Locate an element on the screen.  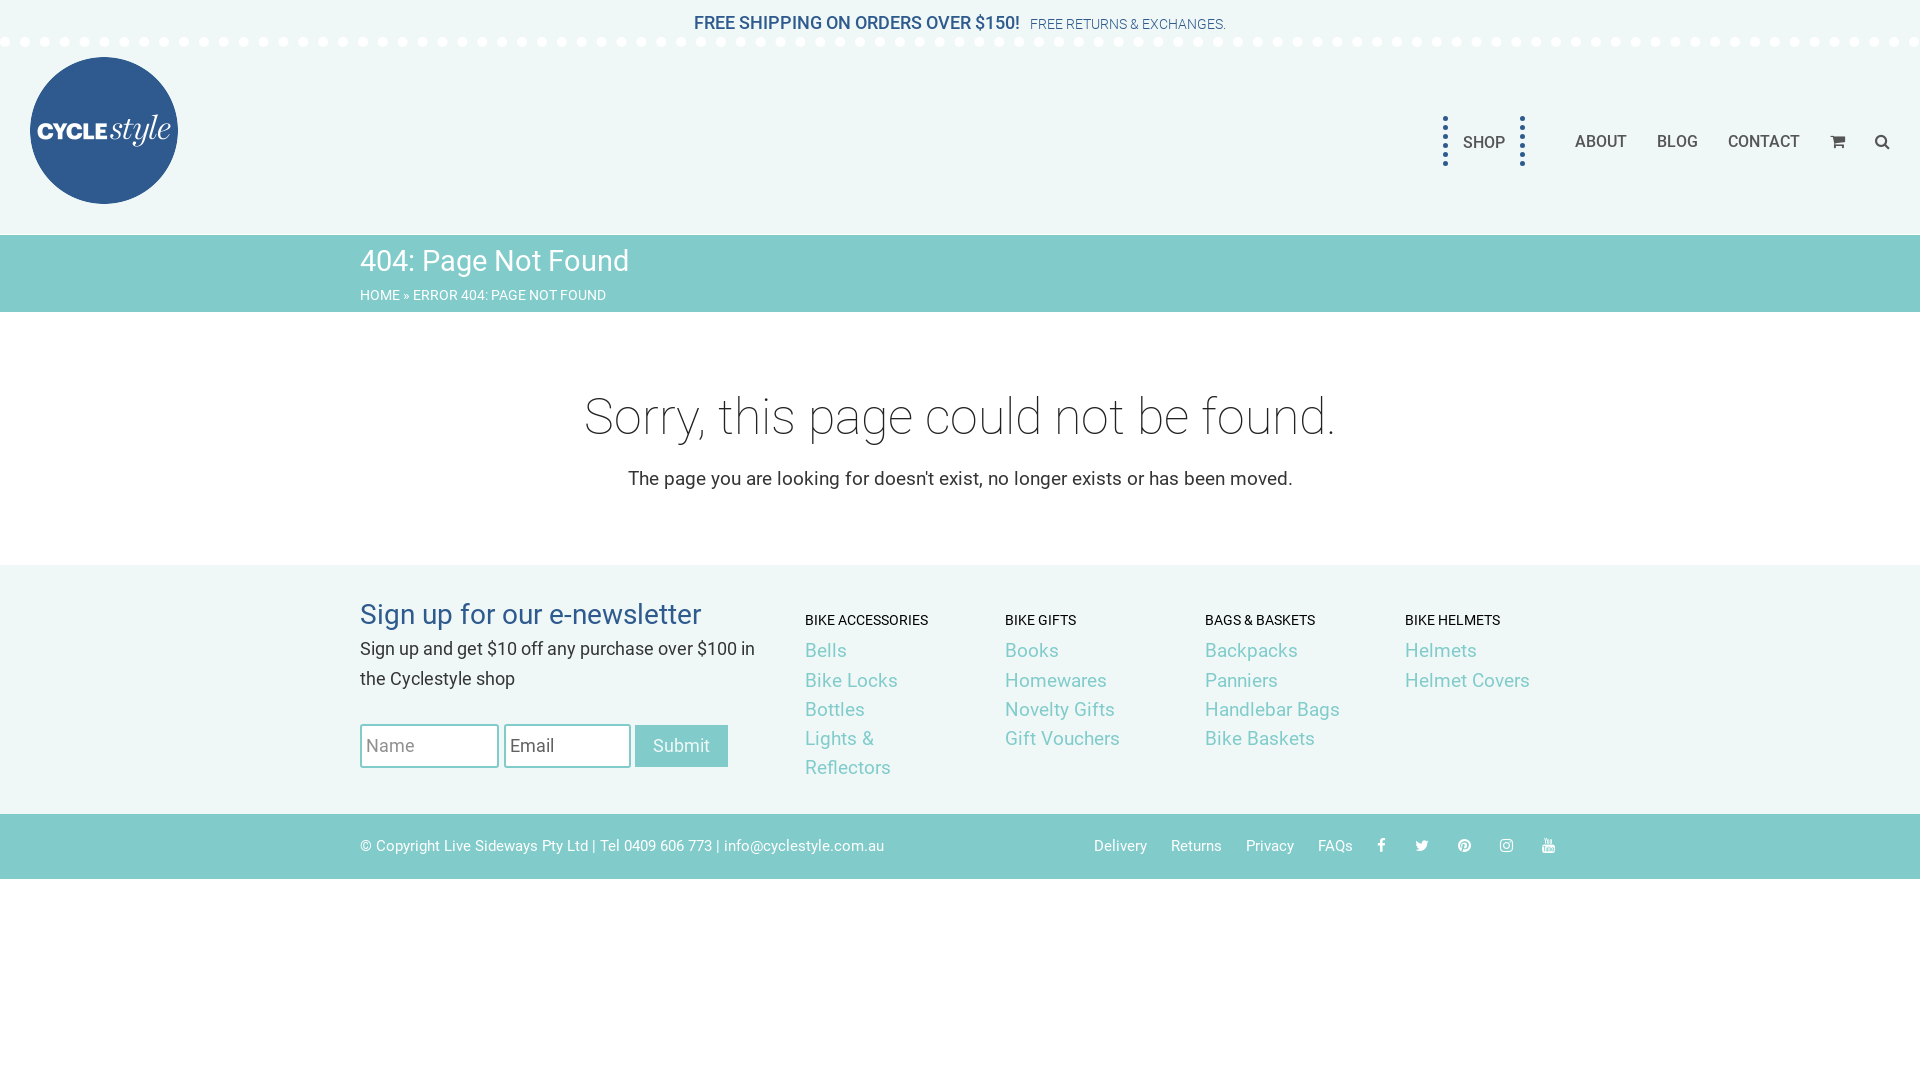
'Novelty Gifts' is located at coordinates (1059, 708).